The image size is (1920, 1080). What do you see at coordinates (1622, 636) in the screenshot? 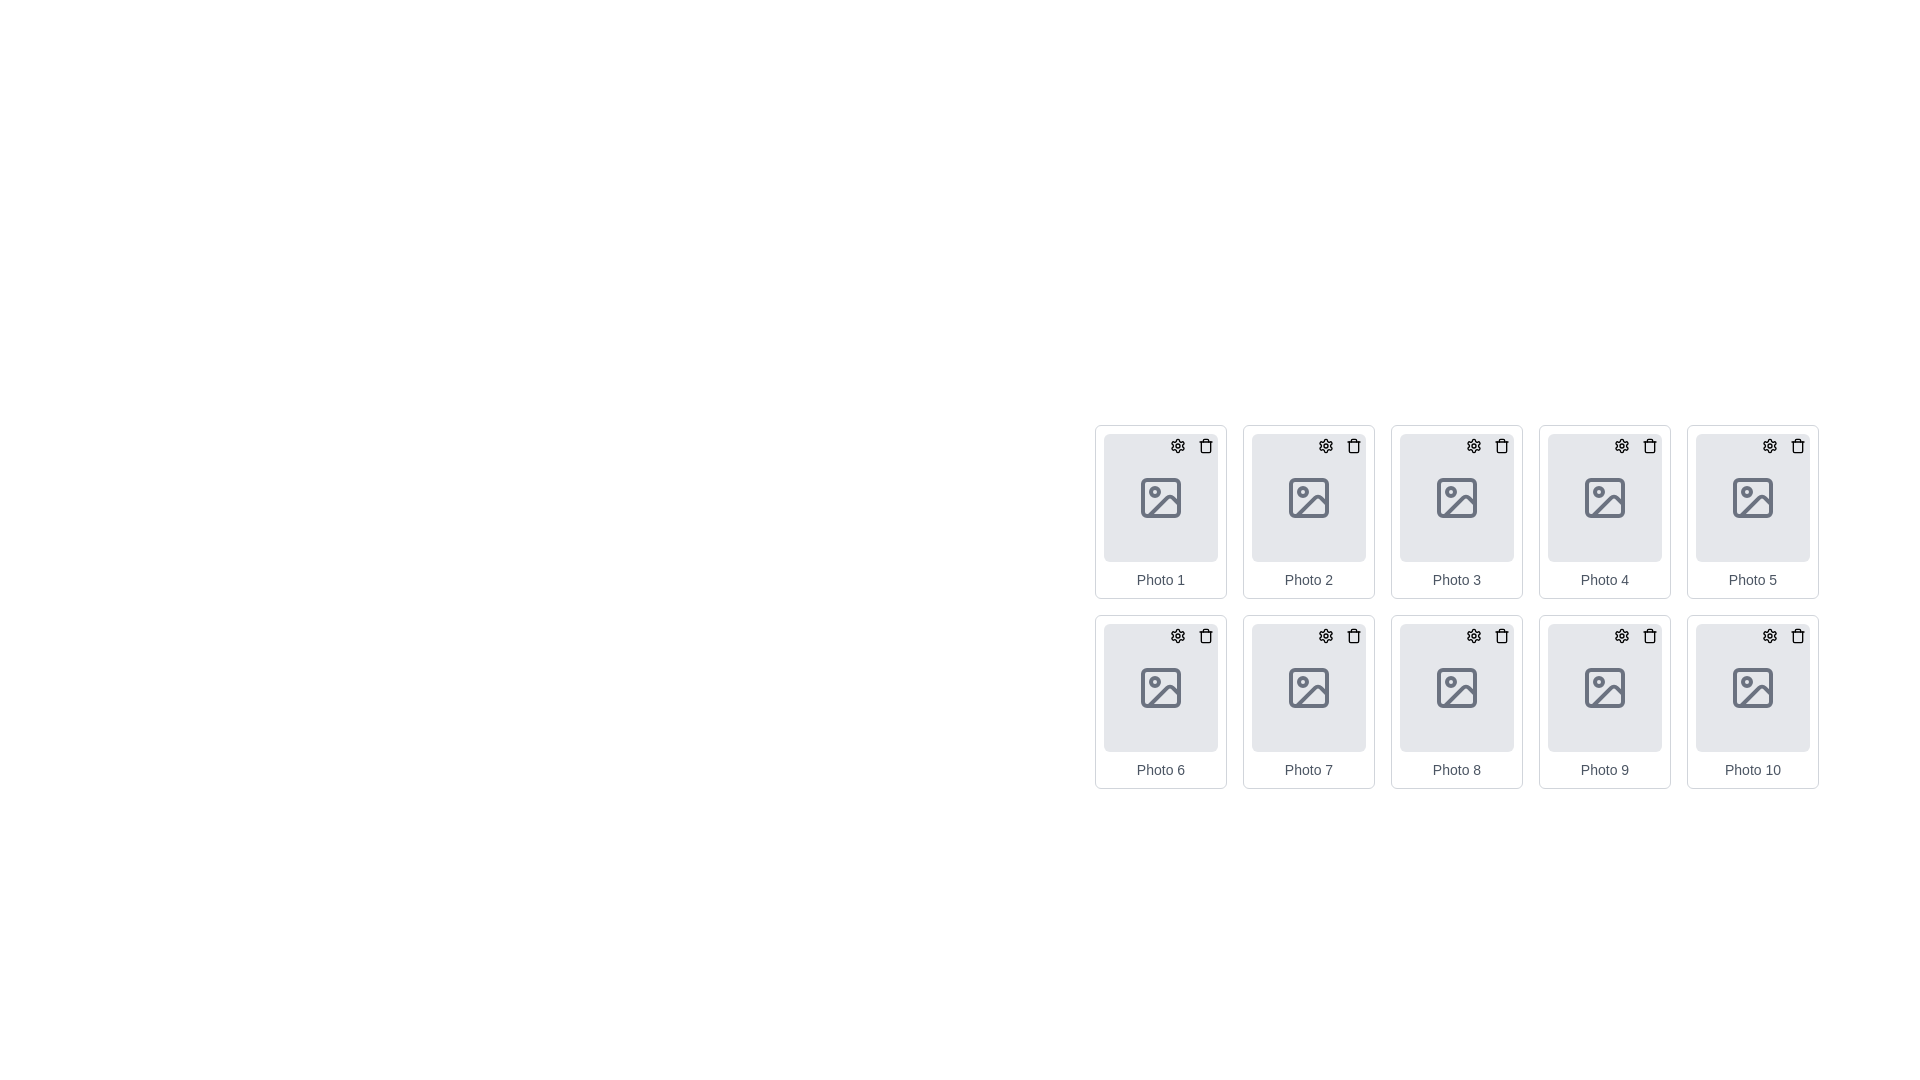
I see `the settings button located at the top-left corner of the 'Photo 9' card` at bounding box center [1622, 636].